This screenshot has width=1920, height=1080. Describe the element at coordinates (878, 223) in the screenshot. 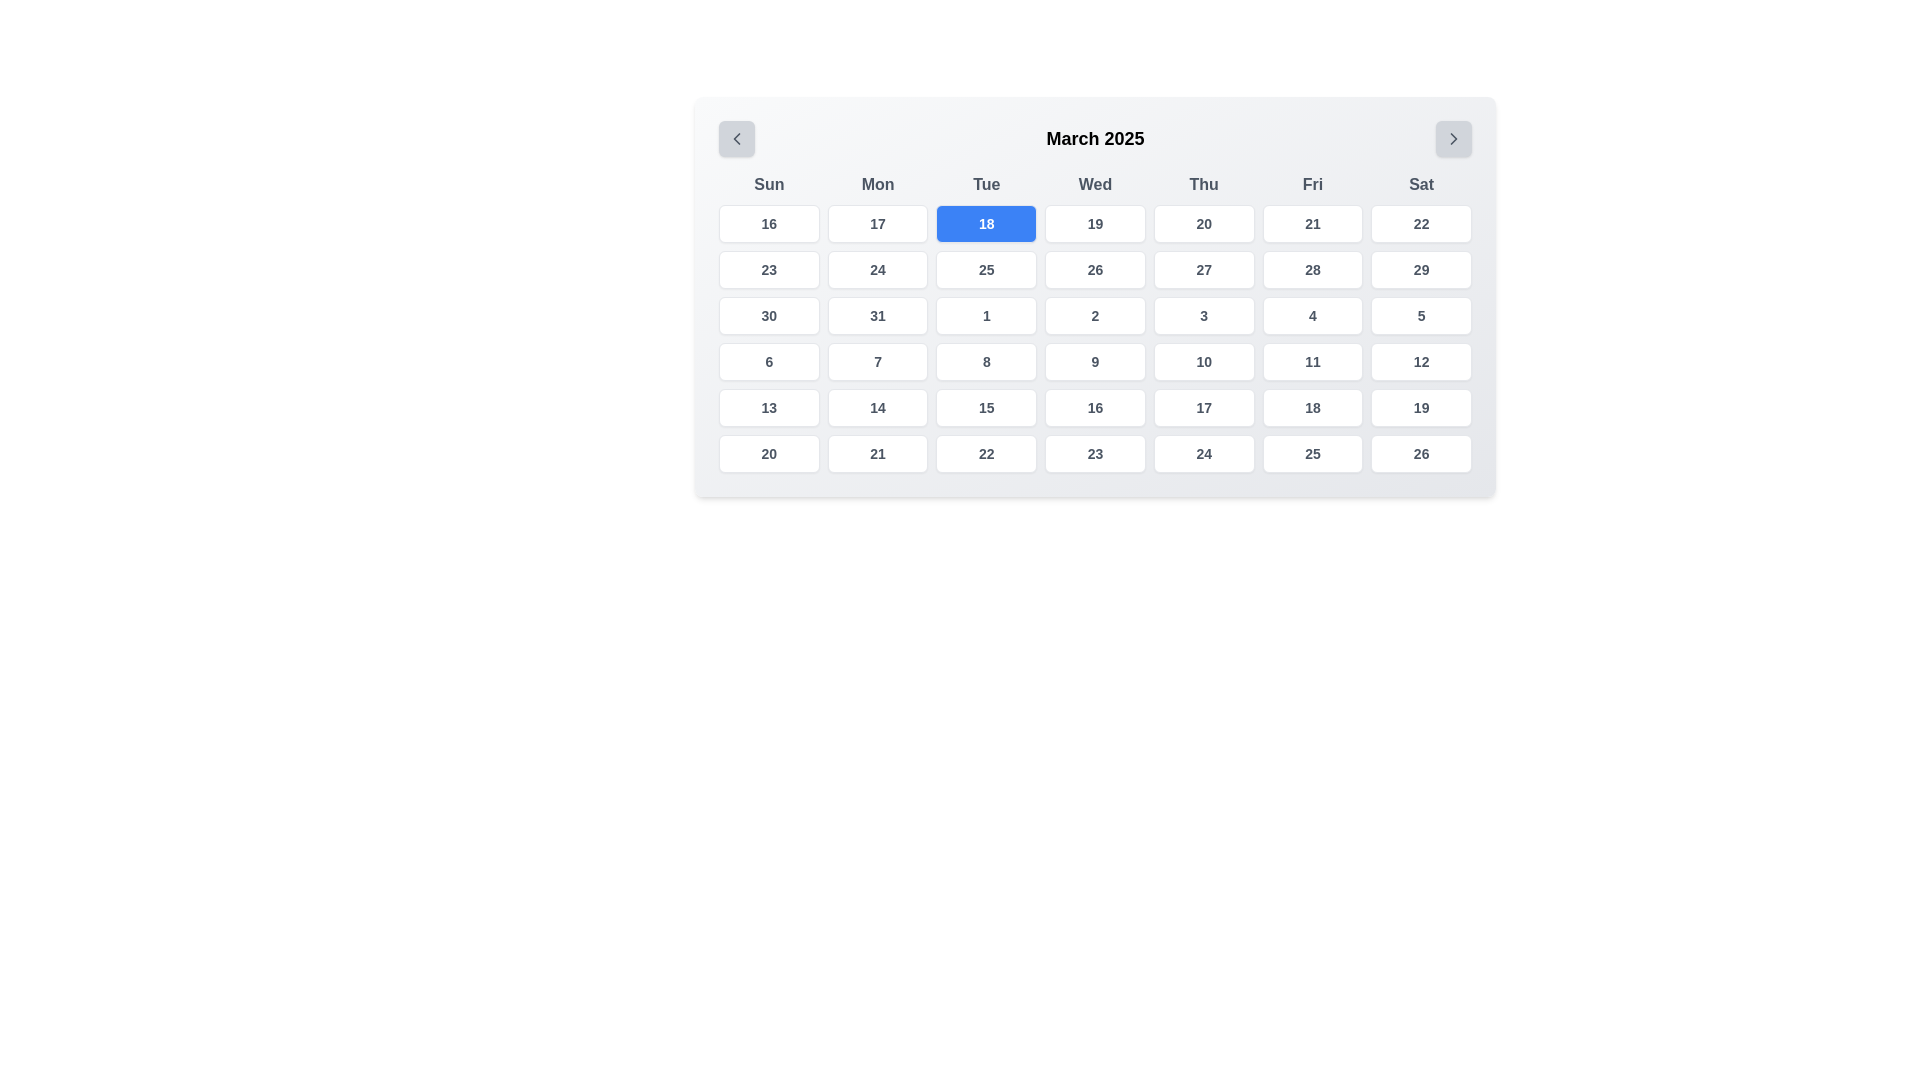

I see `the selectable day button for the 17th in the calendar interface, located in the second column under 'Mon'` at that location.